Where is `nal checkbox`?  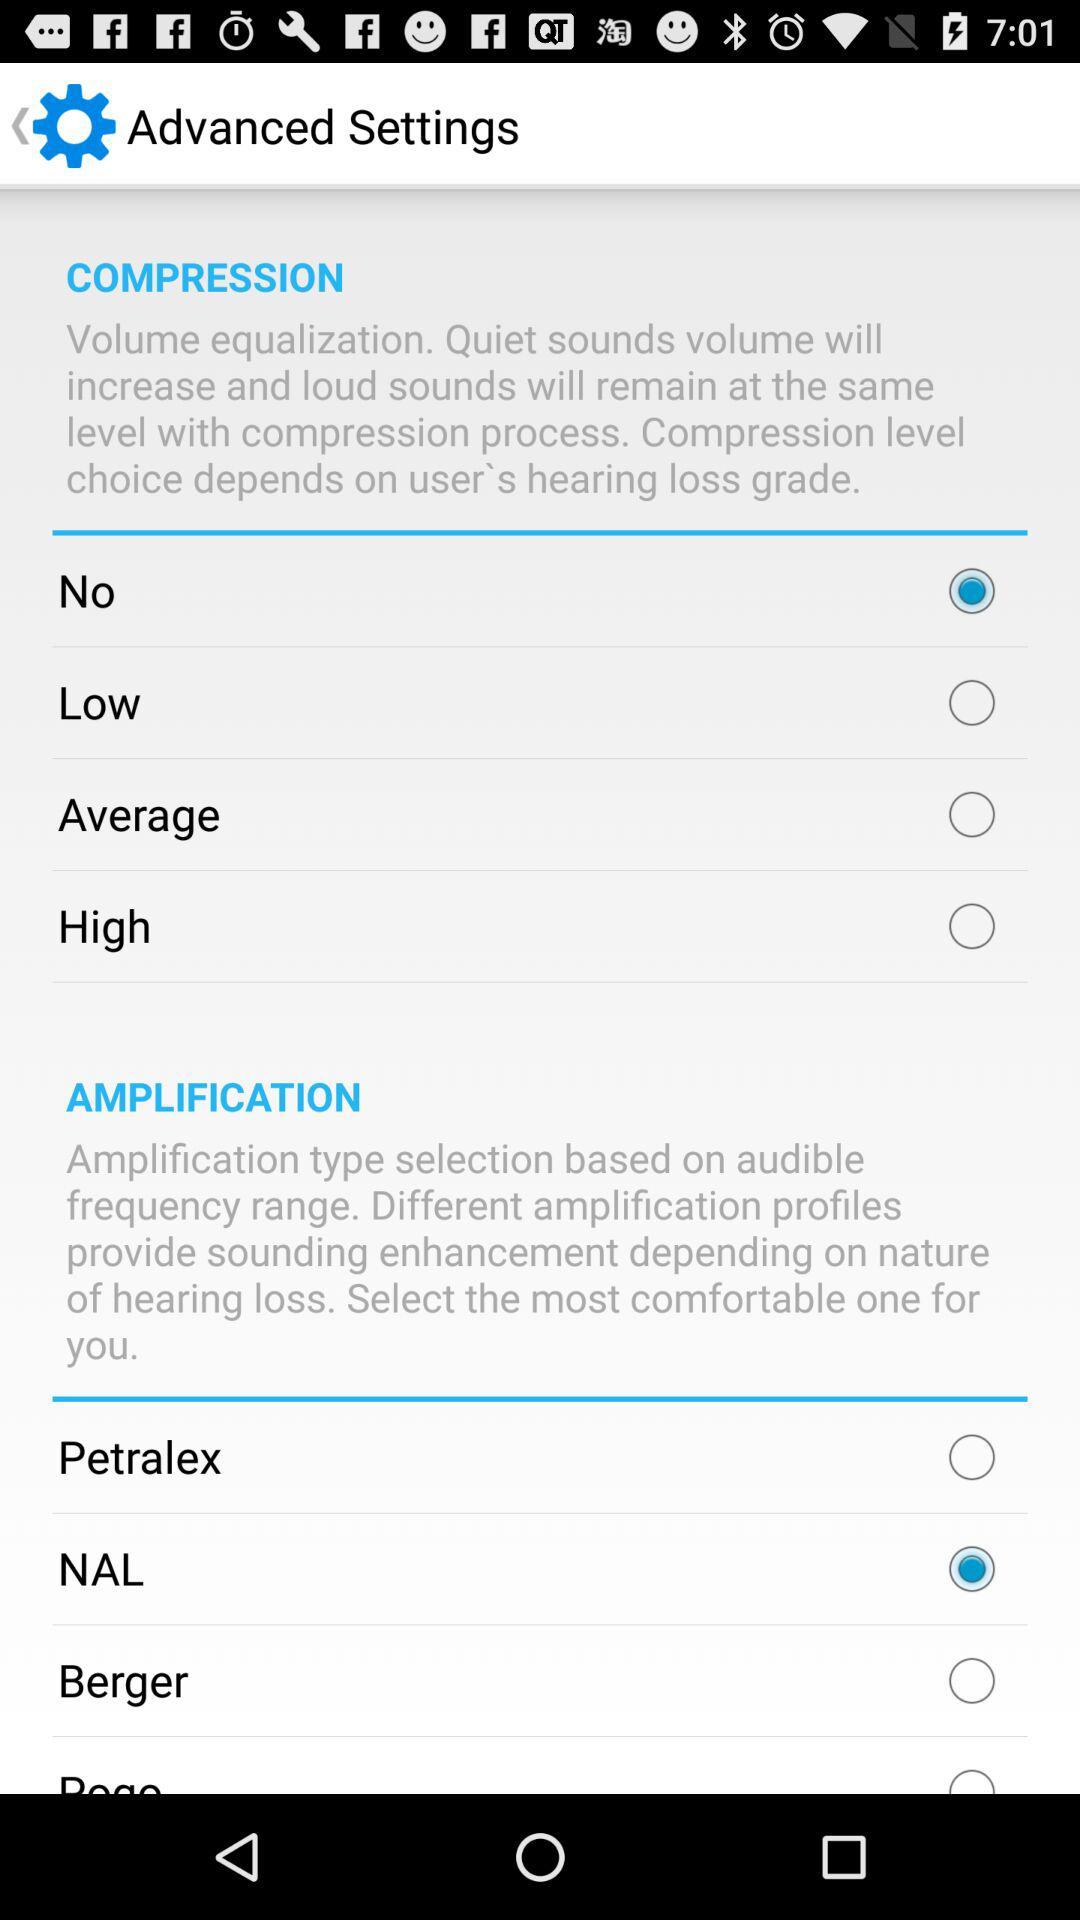
nal checkbox is located at coordinates (971, 1568).